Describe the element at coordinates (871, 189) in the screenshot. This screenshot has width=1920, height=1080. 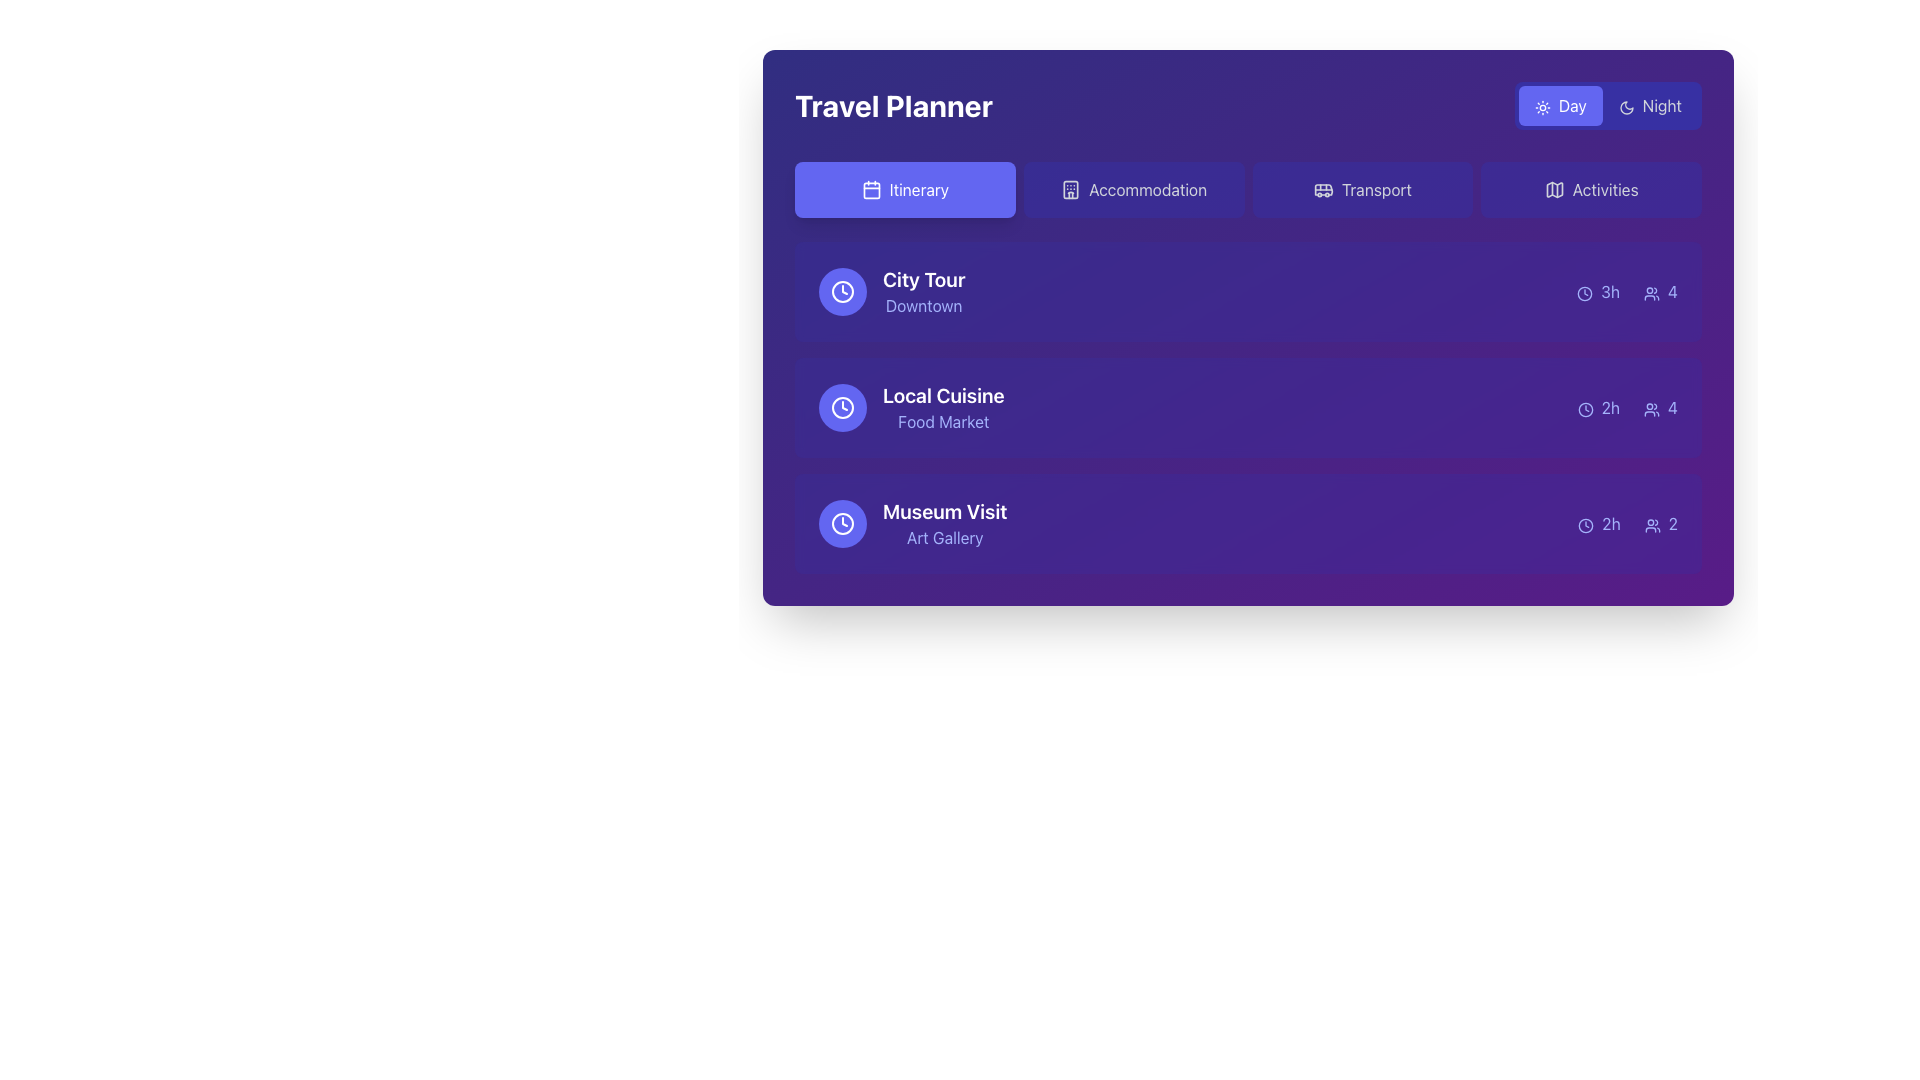
I see `the calendar icon located within the prominently styled 'Itinerary' button in the navigation section` at that location.